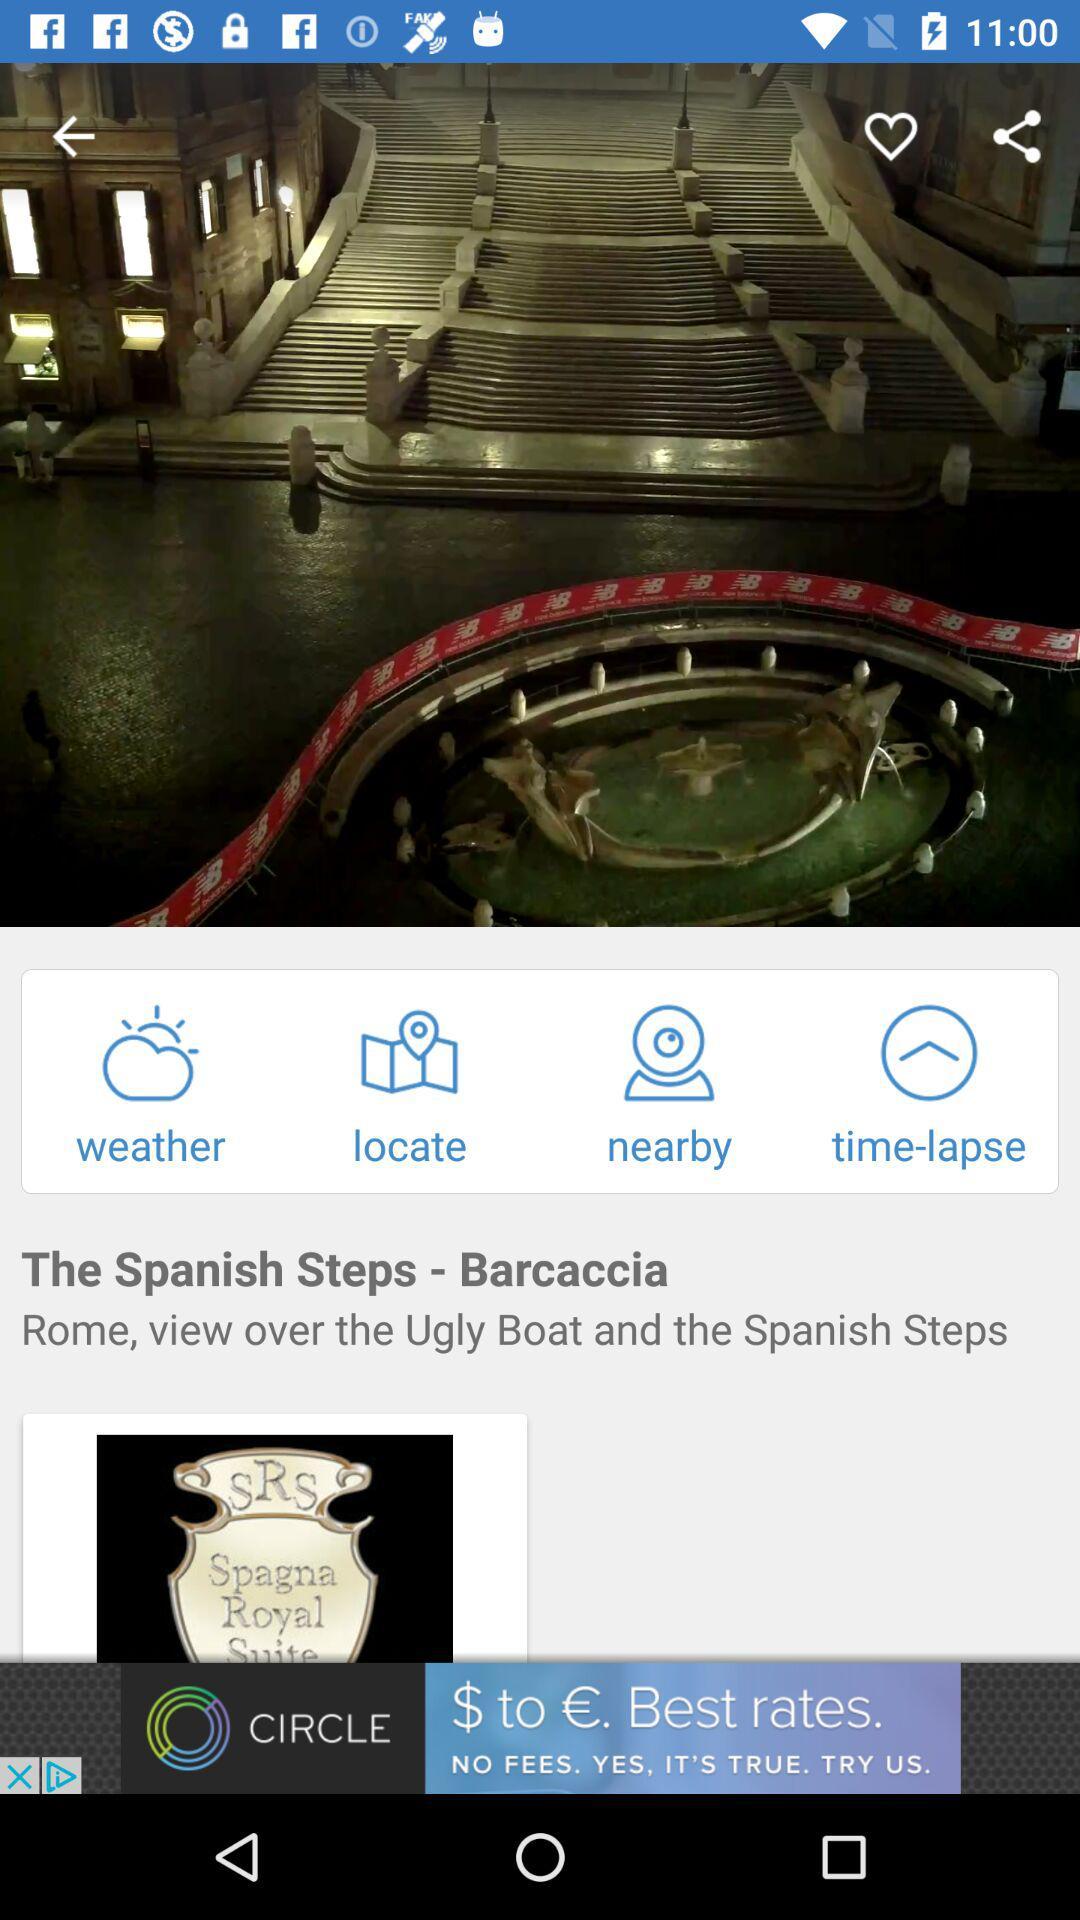 The image size is (1080, 1920). What do you see at coordinates (540, 1328) in the screenshot?
I see `the text above the second image` at bounding box center [540, 1328].